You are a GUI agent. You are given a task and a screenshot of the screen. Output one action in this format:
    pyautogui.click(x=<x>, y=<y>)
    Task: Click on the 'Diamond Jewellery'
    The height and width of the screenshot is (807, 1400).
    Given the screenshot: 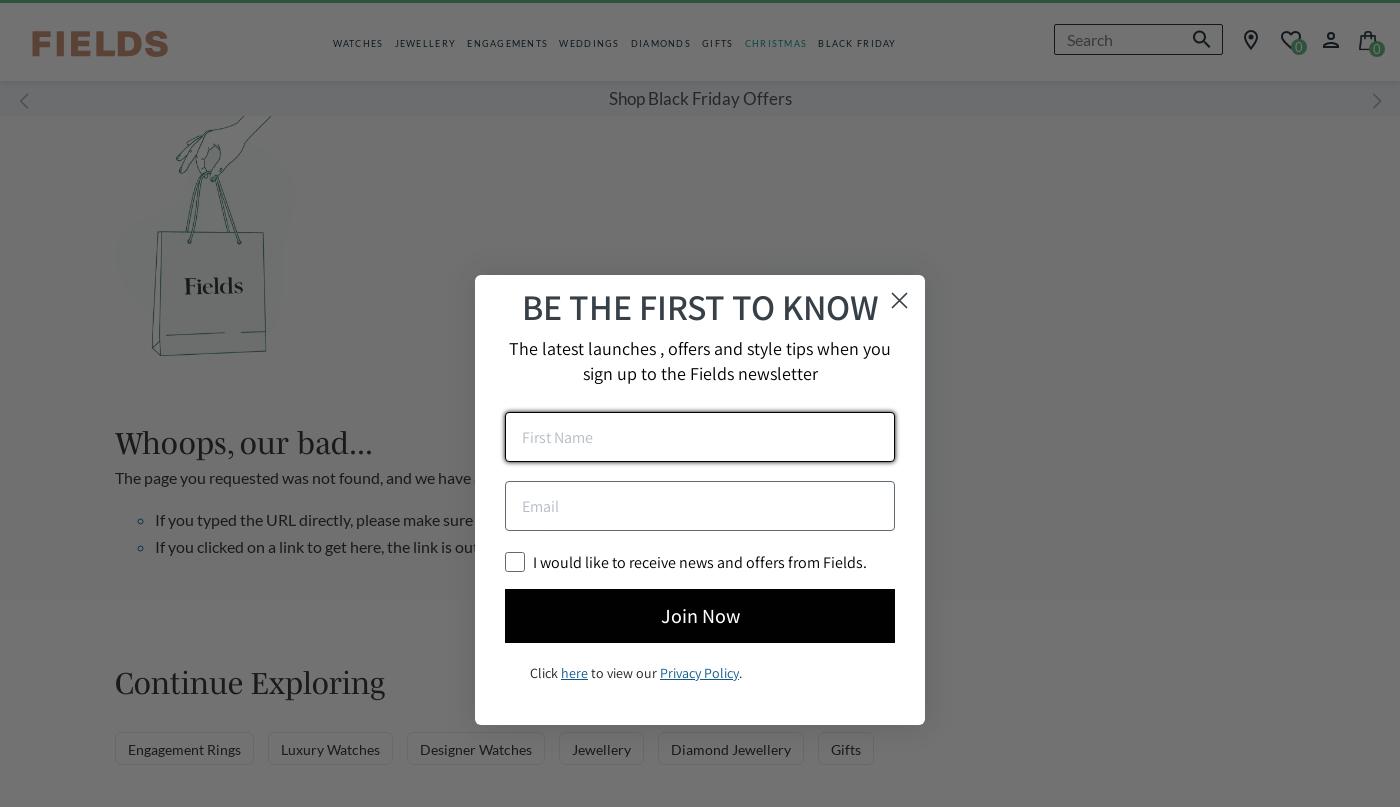 What is the action you would take?
    pyautogui.click(x=730, y=747)
    